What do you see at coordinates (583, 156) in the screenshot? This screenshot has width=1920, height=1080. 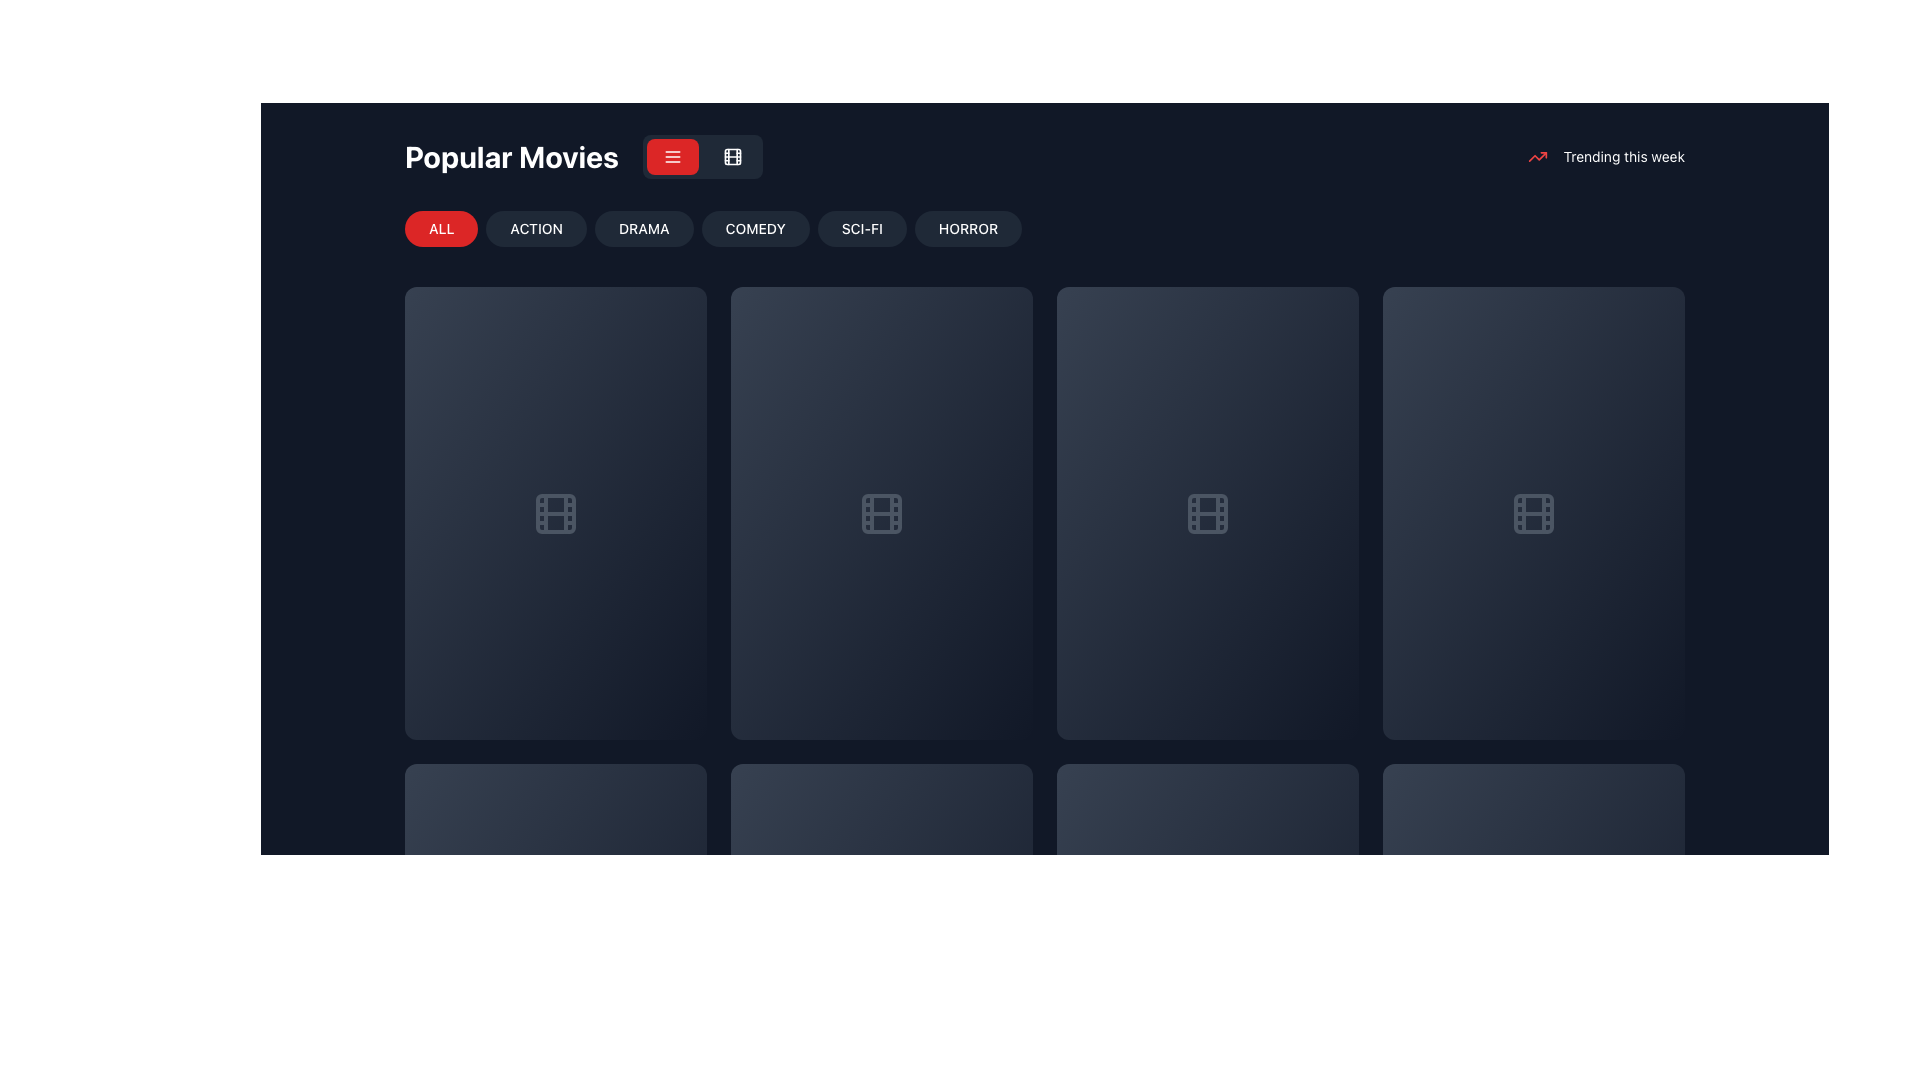 I see `the 'Popular Movies' text label or header, which is styled in large, bold font and is located at the upper left portion of the interface` at bounding box center [583, 156].